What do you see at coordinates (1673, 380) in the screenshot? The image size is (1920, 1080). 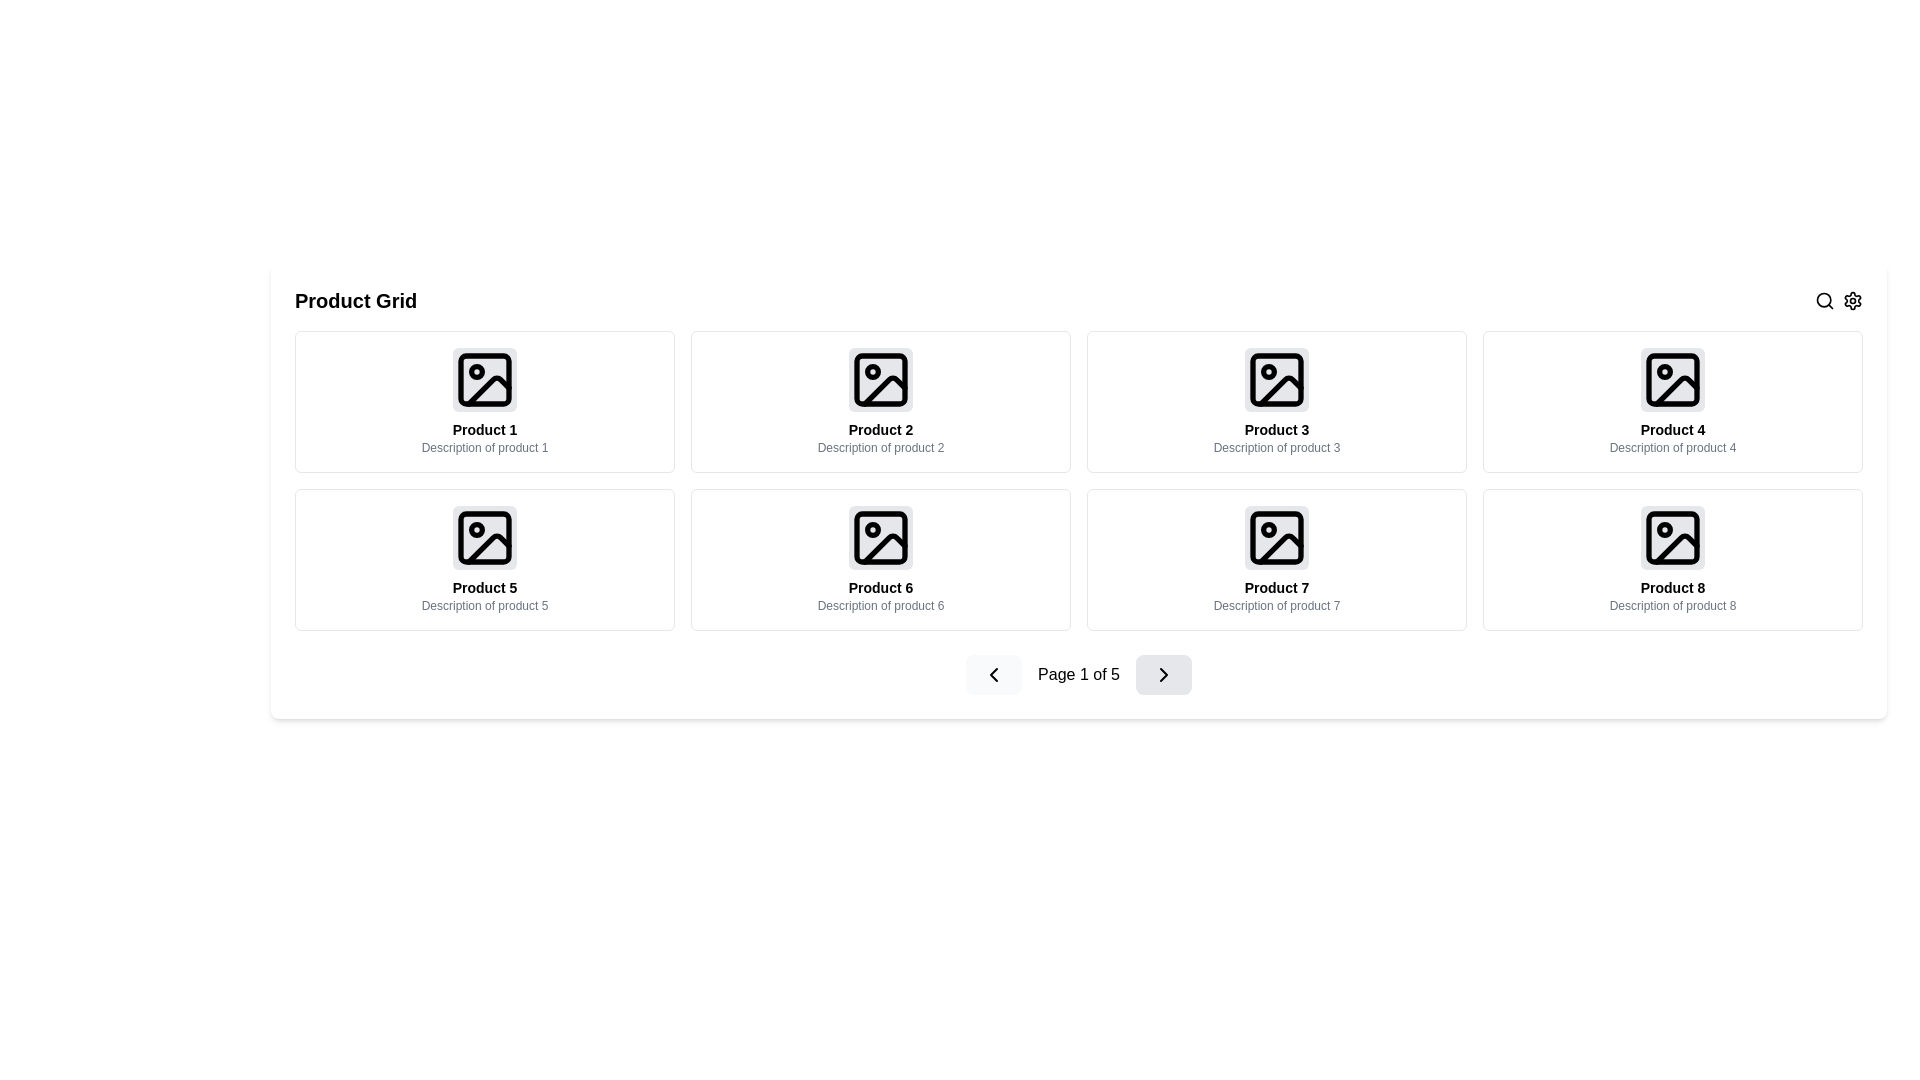 I see `the decorative vector graphic rectangle with rounded corners located in the product card for 'Product 4', positioned in the top row's fourth position from the left` at bounding box center [1673, 380].